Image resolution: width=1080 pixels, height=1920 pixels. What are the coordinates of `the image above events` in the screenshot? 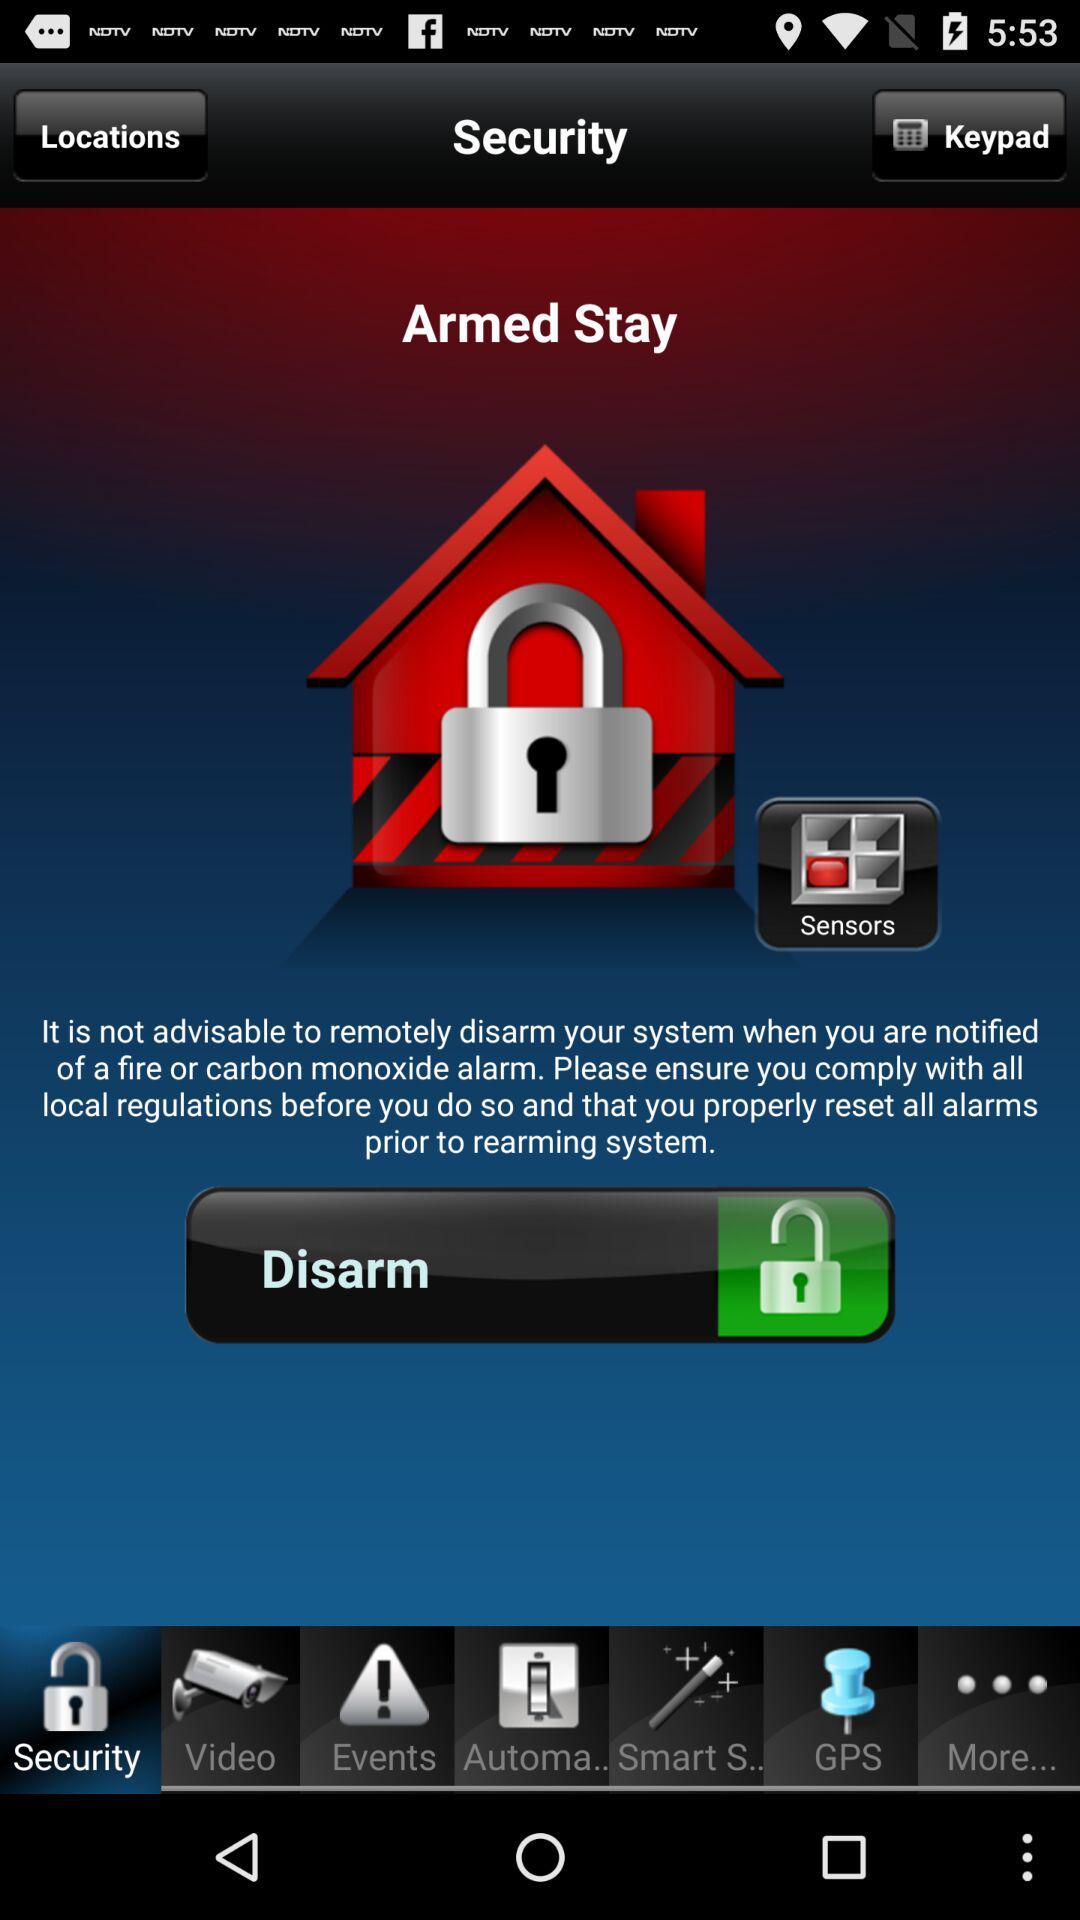 It's located at (384, 1685).